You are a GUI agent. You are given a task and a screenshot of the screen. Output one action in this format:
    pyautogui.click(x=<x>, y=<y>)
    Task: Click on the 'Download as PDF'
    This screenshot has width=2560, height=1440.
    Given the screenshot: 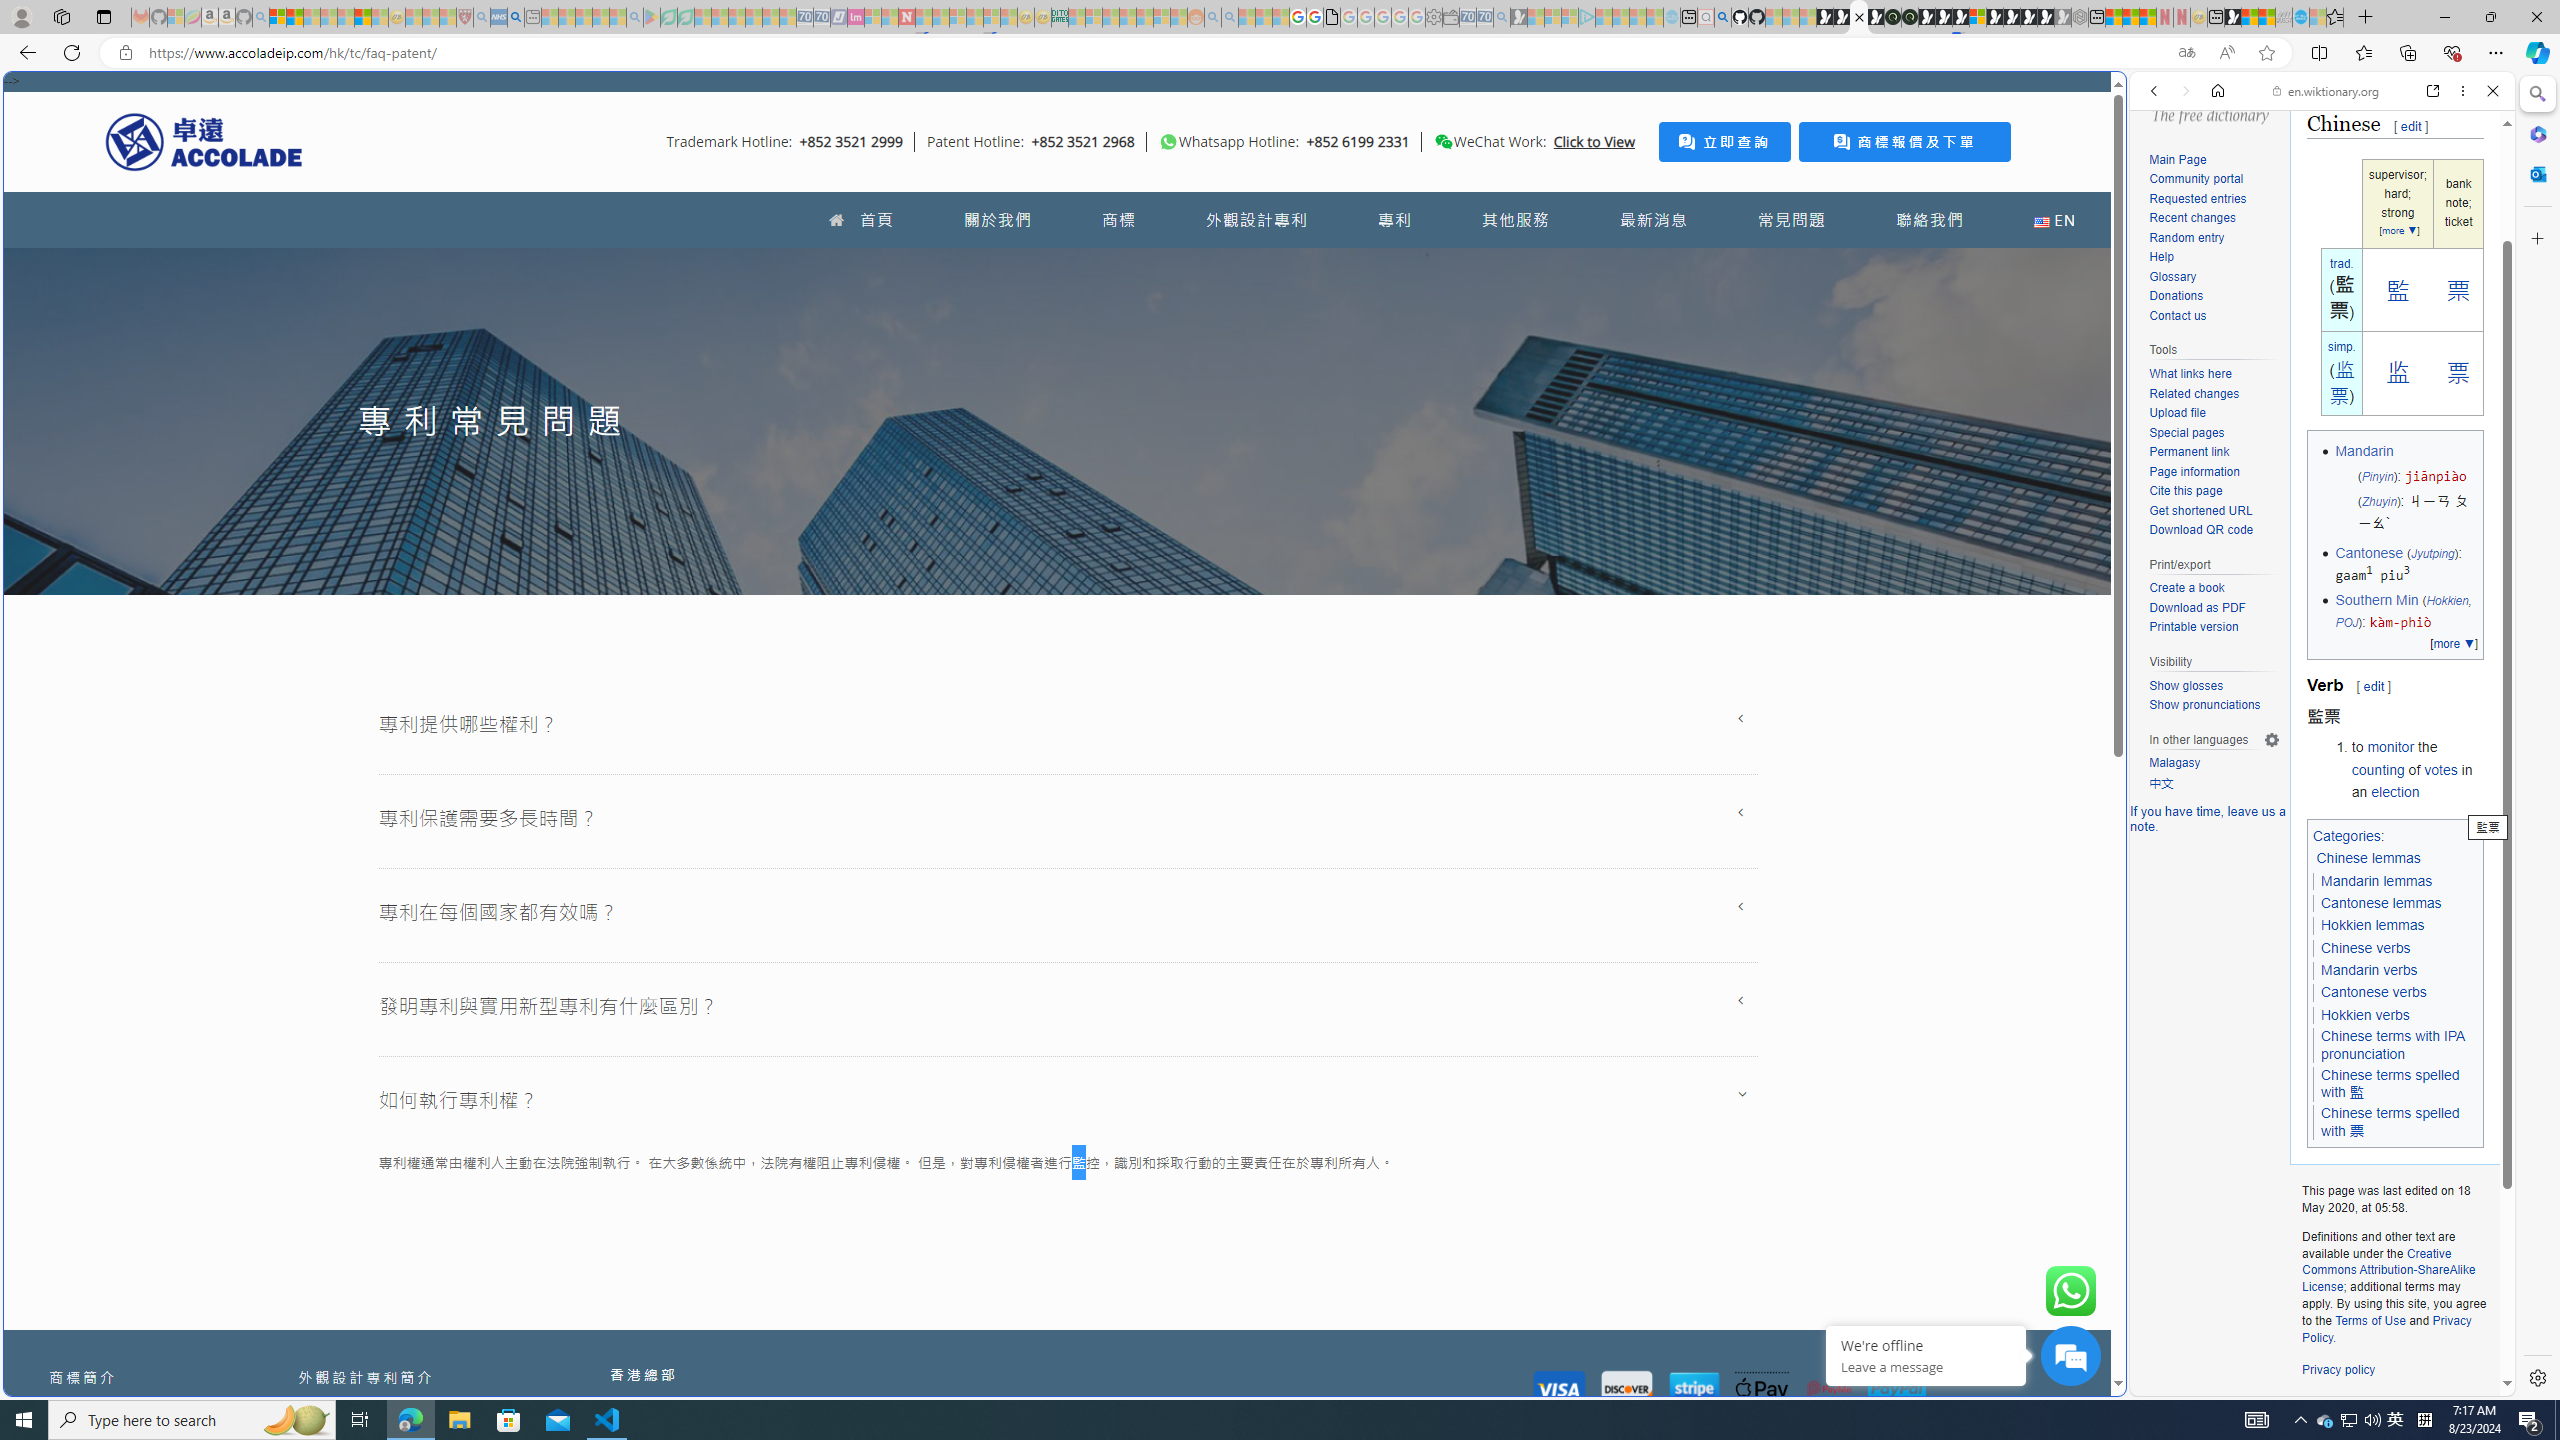 What is the action you would take?
    pyautogui.click(x=2196, y=606)
    